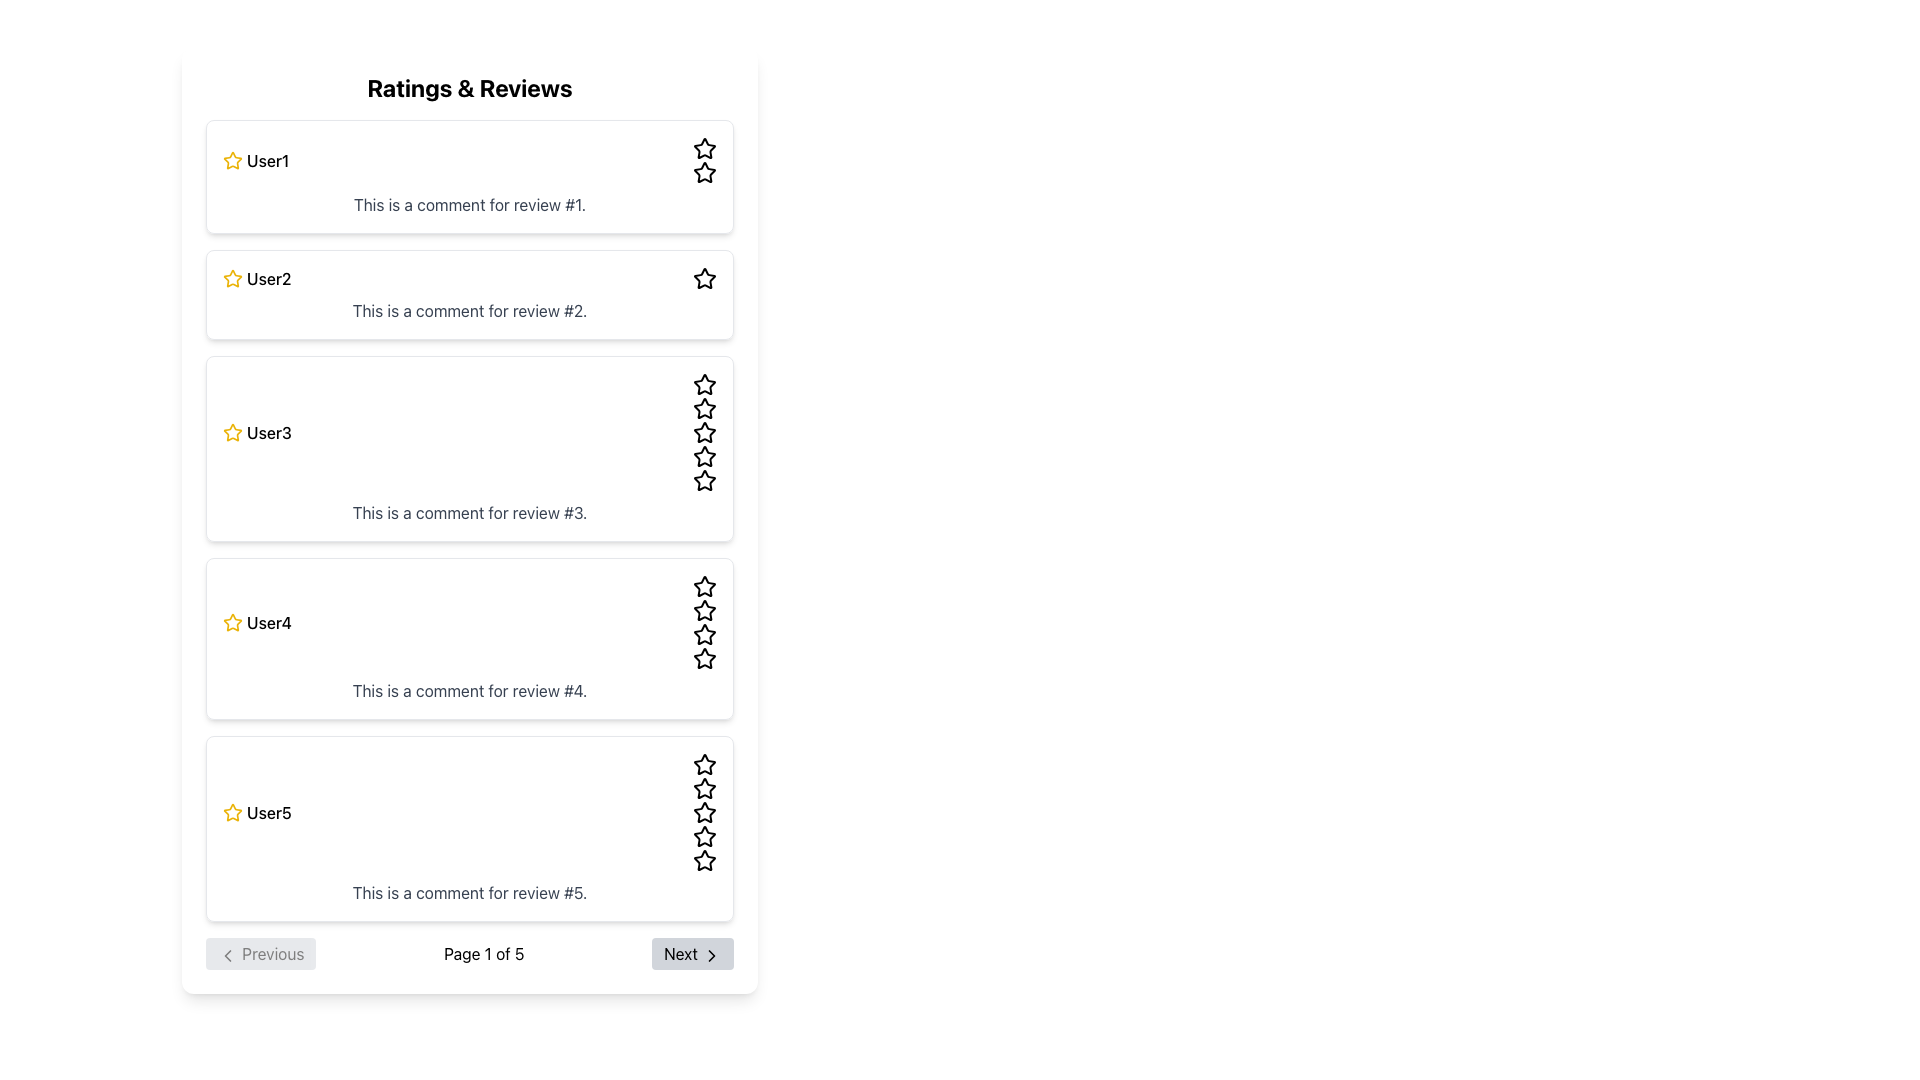 The image size is (1920, 1080). What do you see at coordinates (227, 954) in the screenshot?
I see `the 'Previous' icon located at the bottom-left corner of the interface` at bounding box center [227, 954].